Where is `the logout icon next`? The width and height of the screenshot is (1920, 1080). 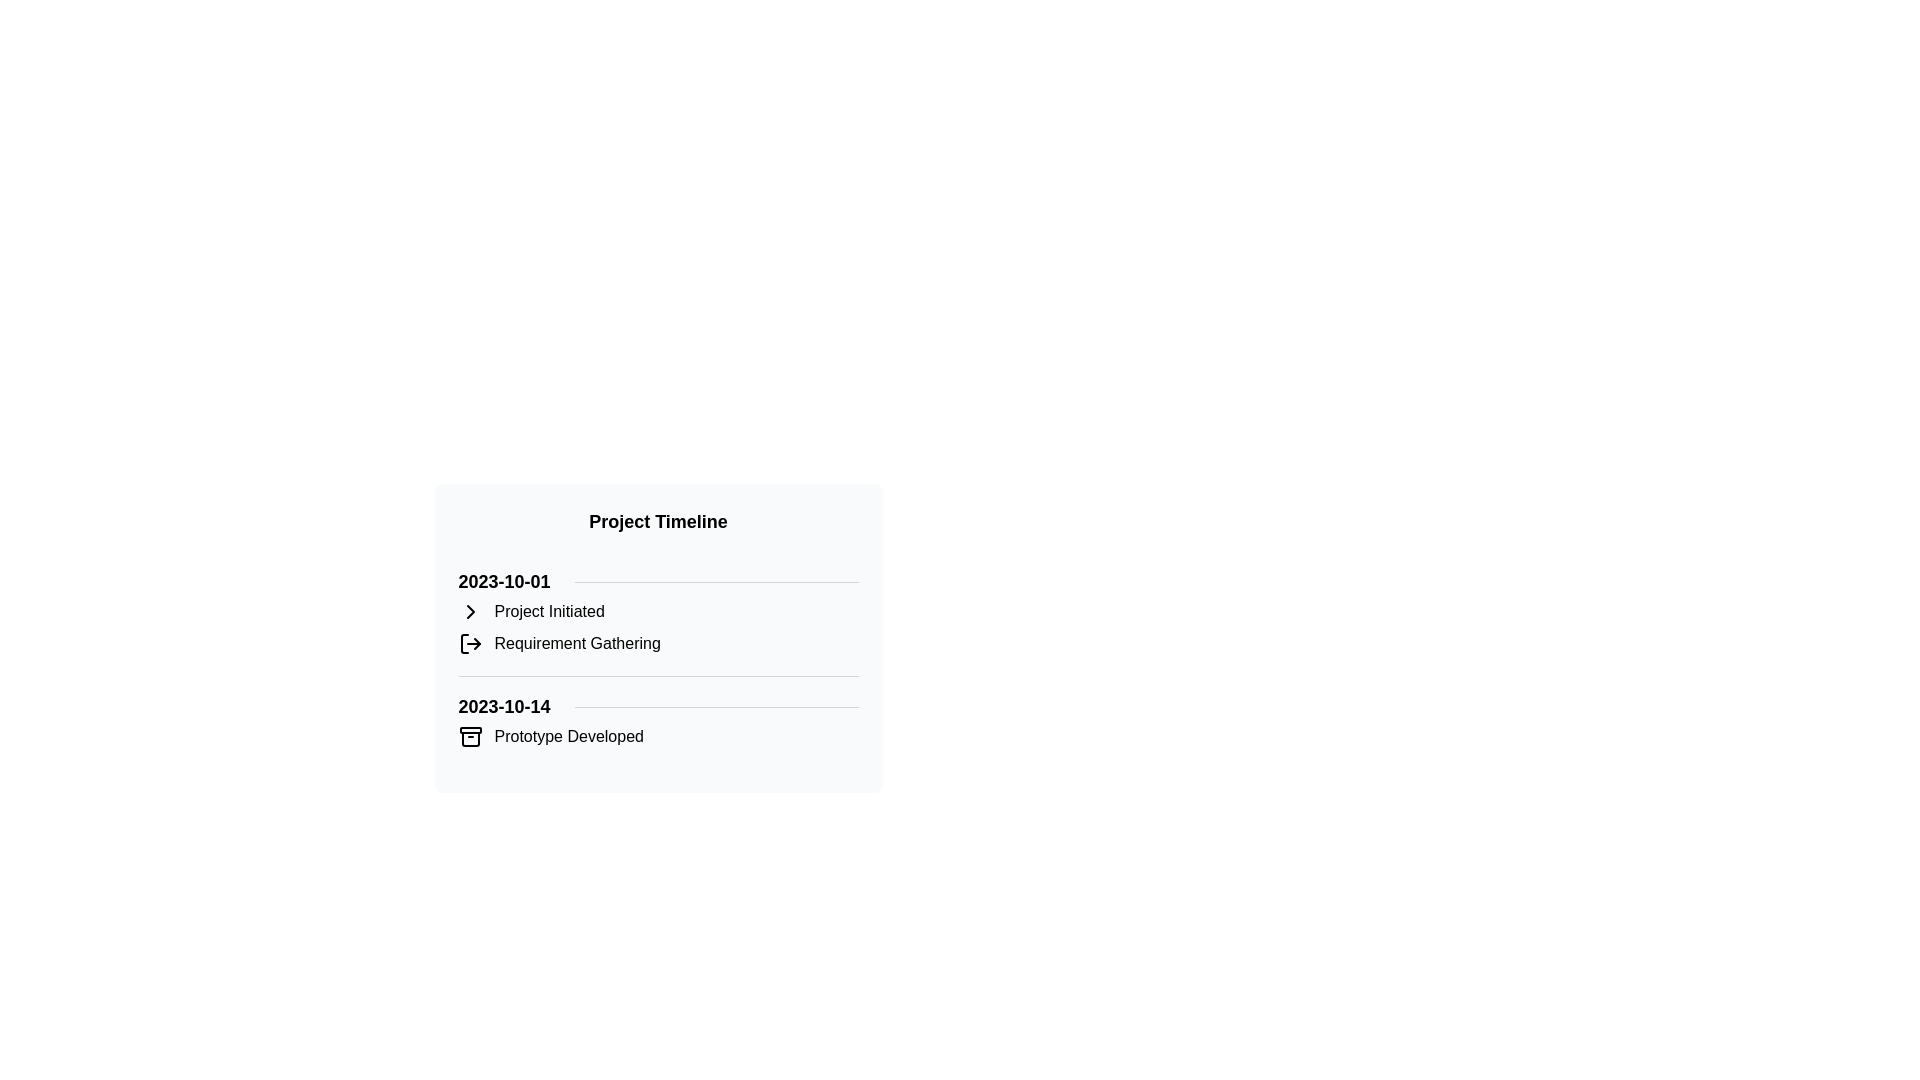 the logout icon next is located at coordinates (469, 644).